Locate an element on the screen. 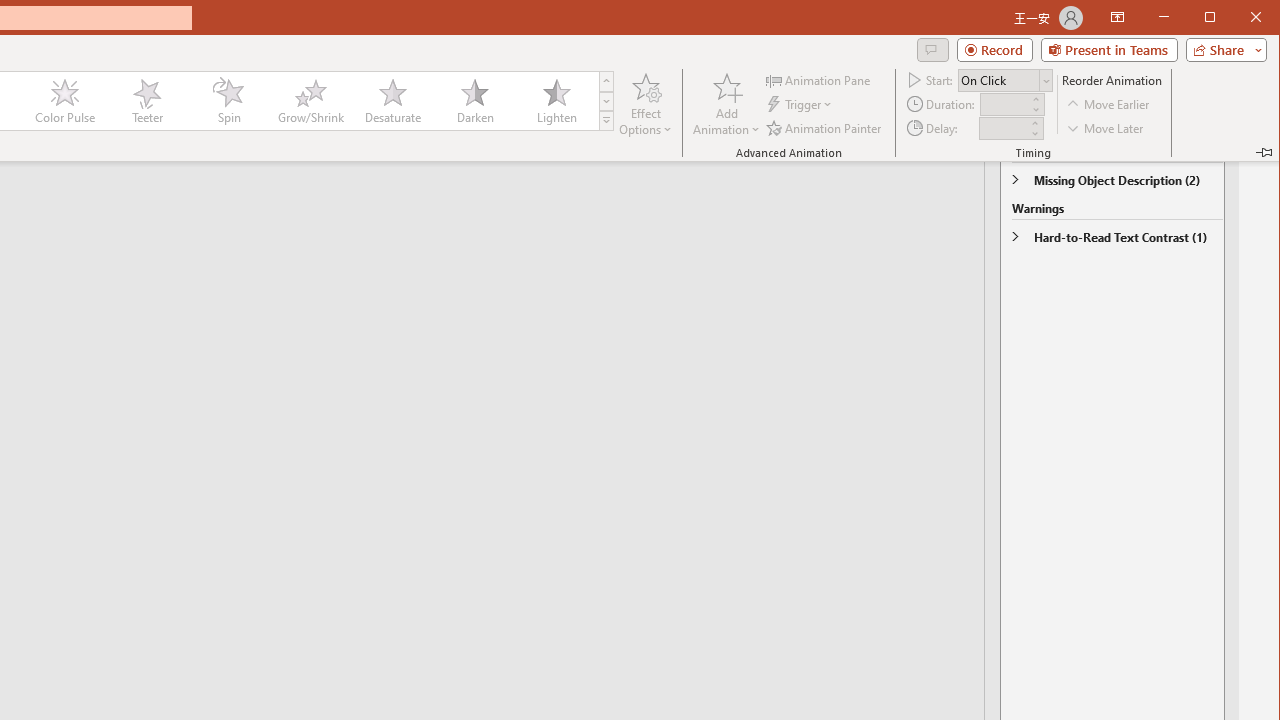  'Present in Teams' is located at coordinates (1108, 49).